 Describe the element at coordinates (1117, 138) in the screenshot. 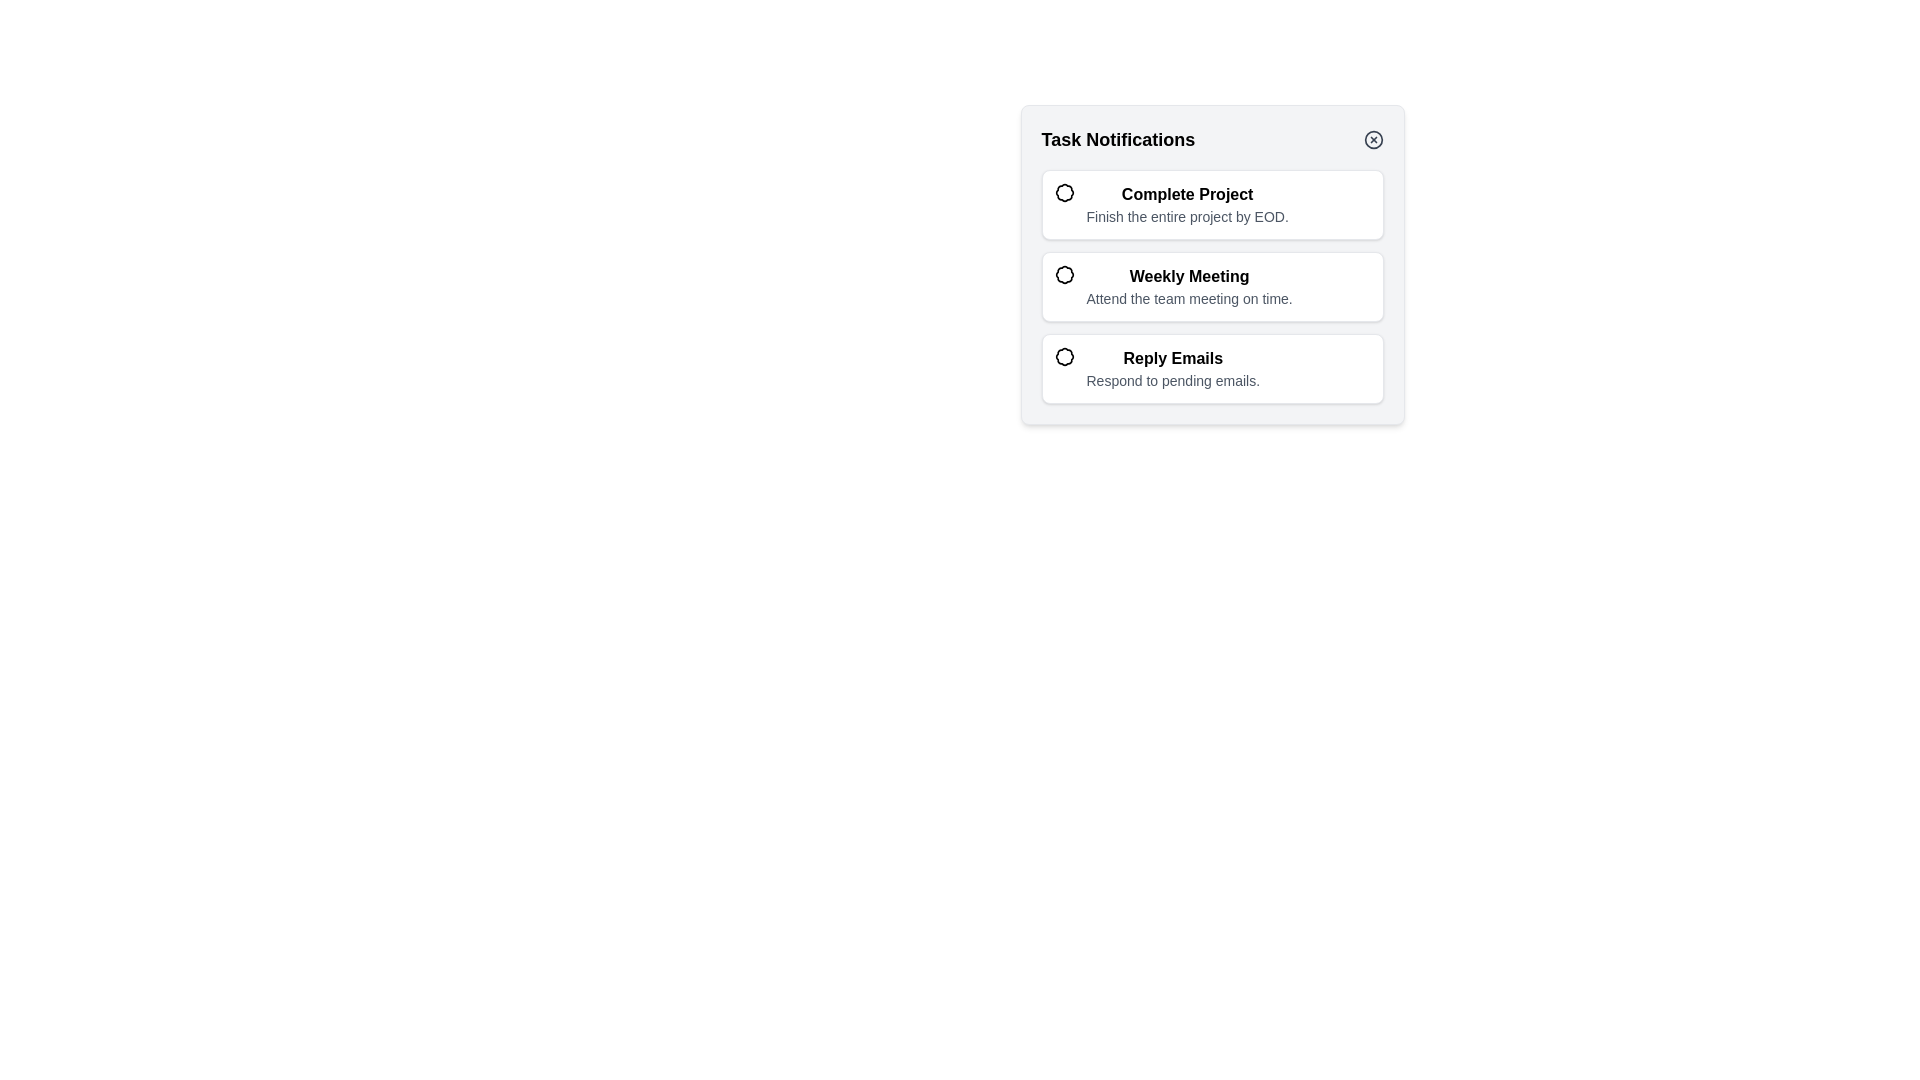

I see `the bold title text 'Task Notifications' located at the top-left inside the panel` at that location.